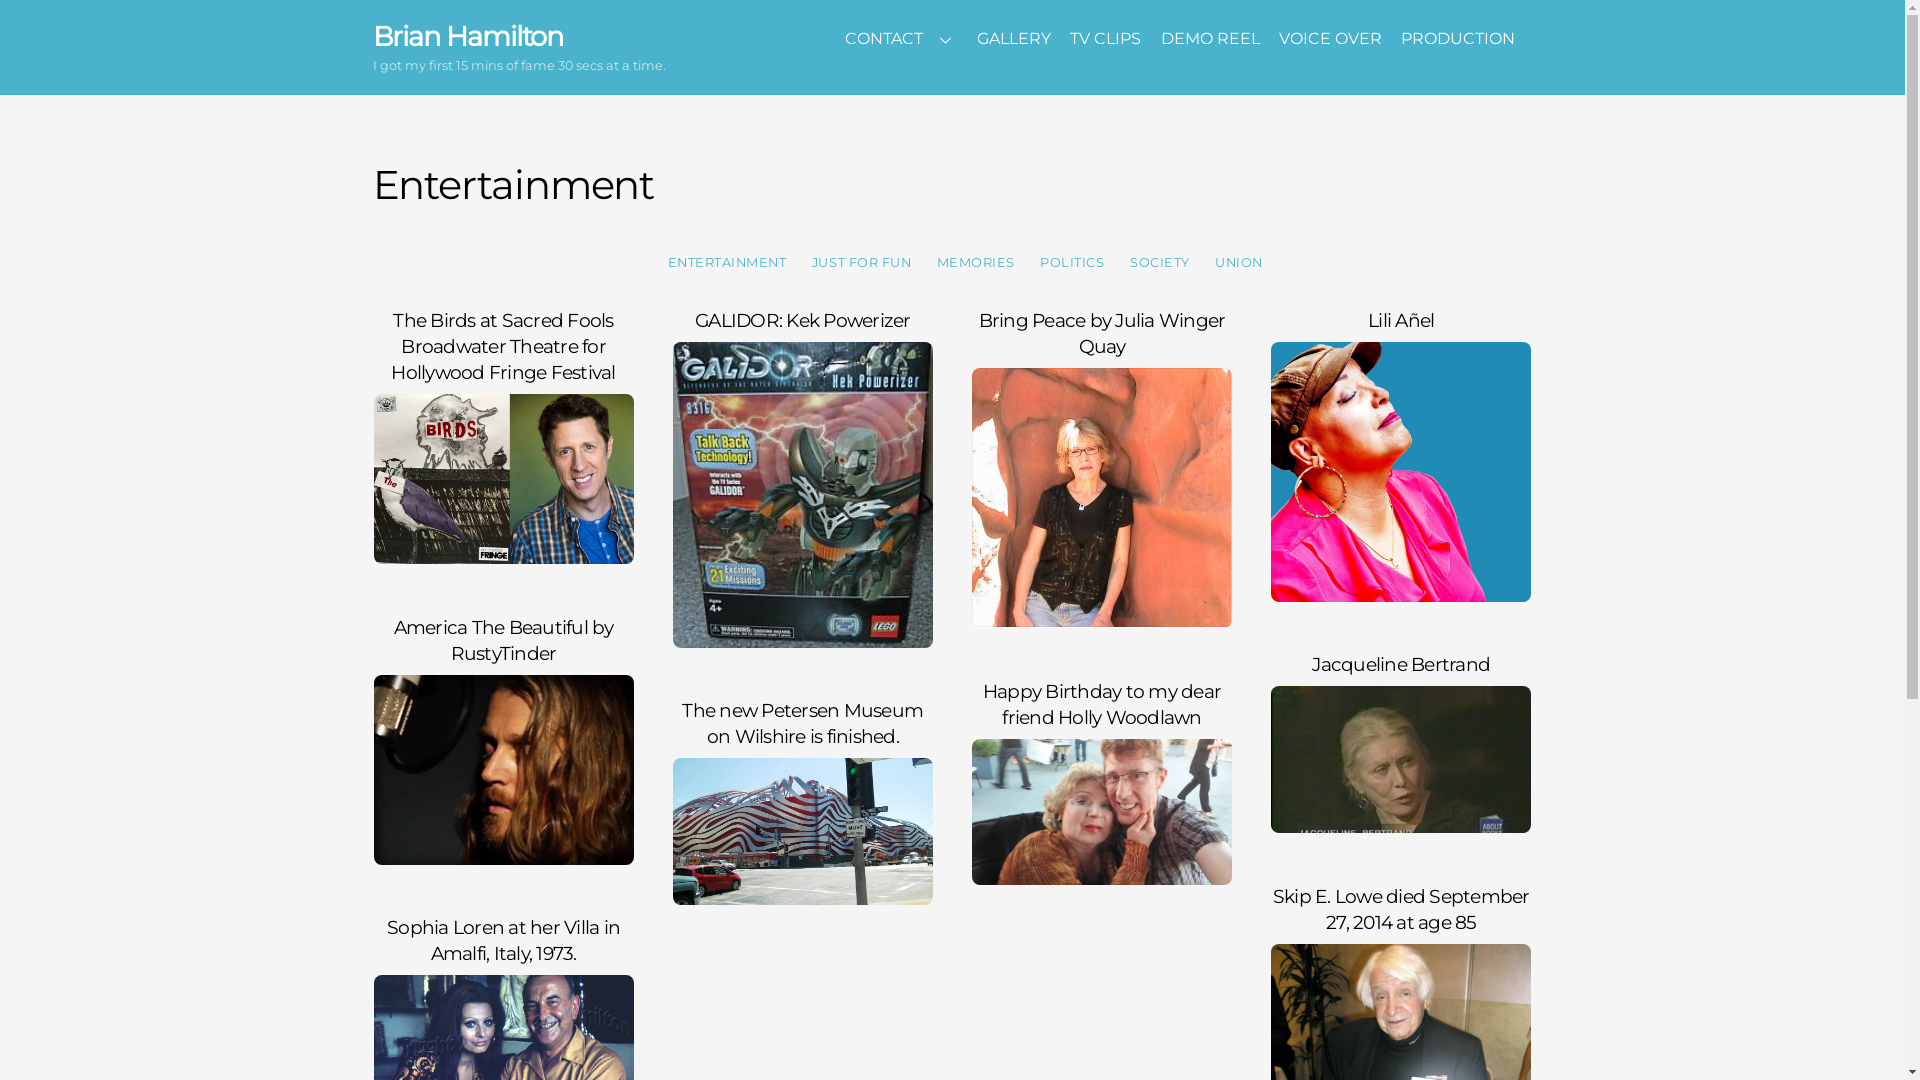  Describe the element at coordinates (1072, 261) in the screenshot. I see `'POLITICS'` at that location.